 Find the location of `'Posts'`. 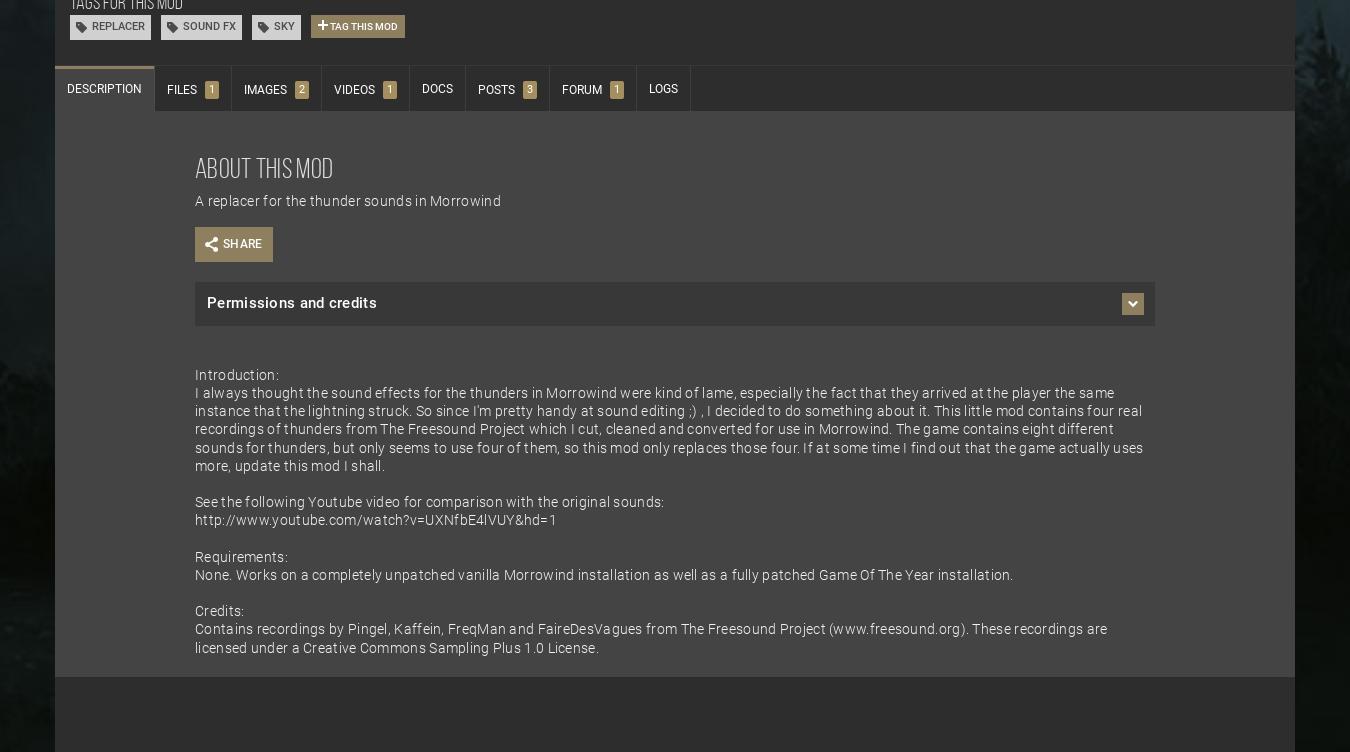

'Posts' is located at coordinates (495, 90).